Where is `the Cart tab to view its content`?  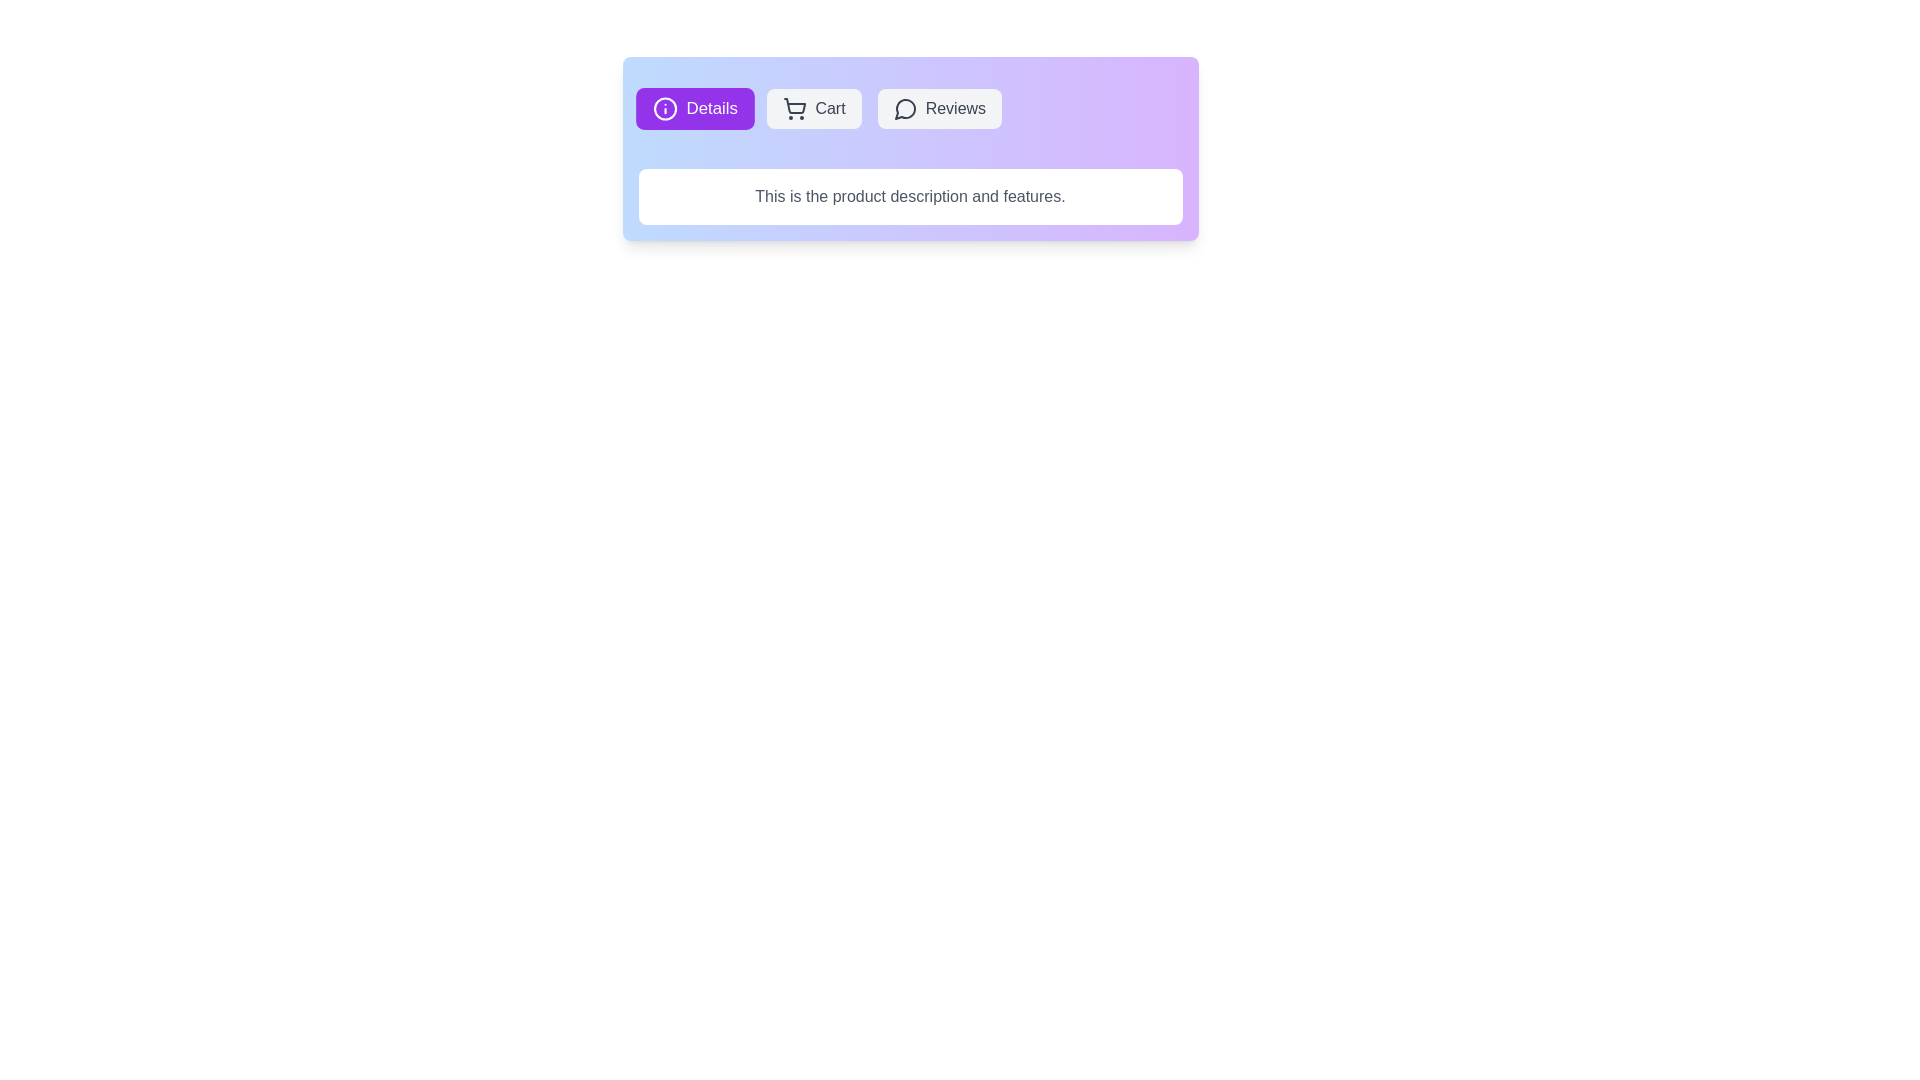 the Cart tab to view its content is located at coordinates (814, 108).